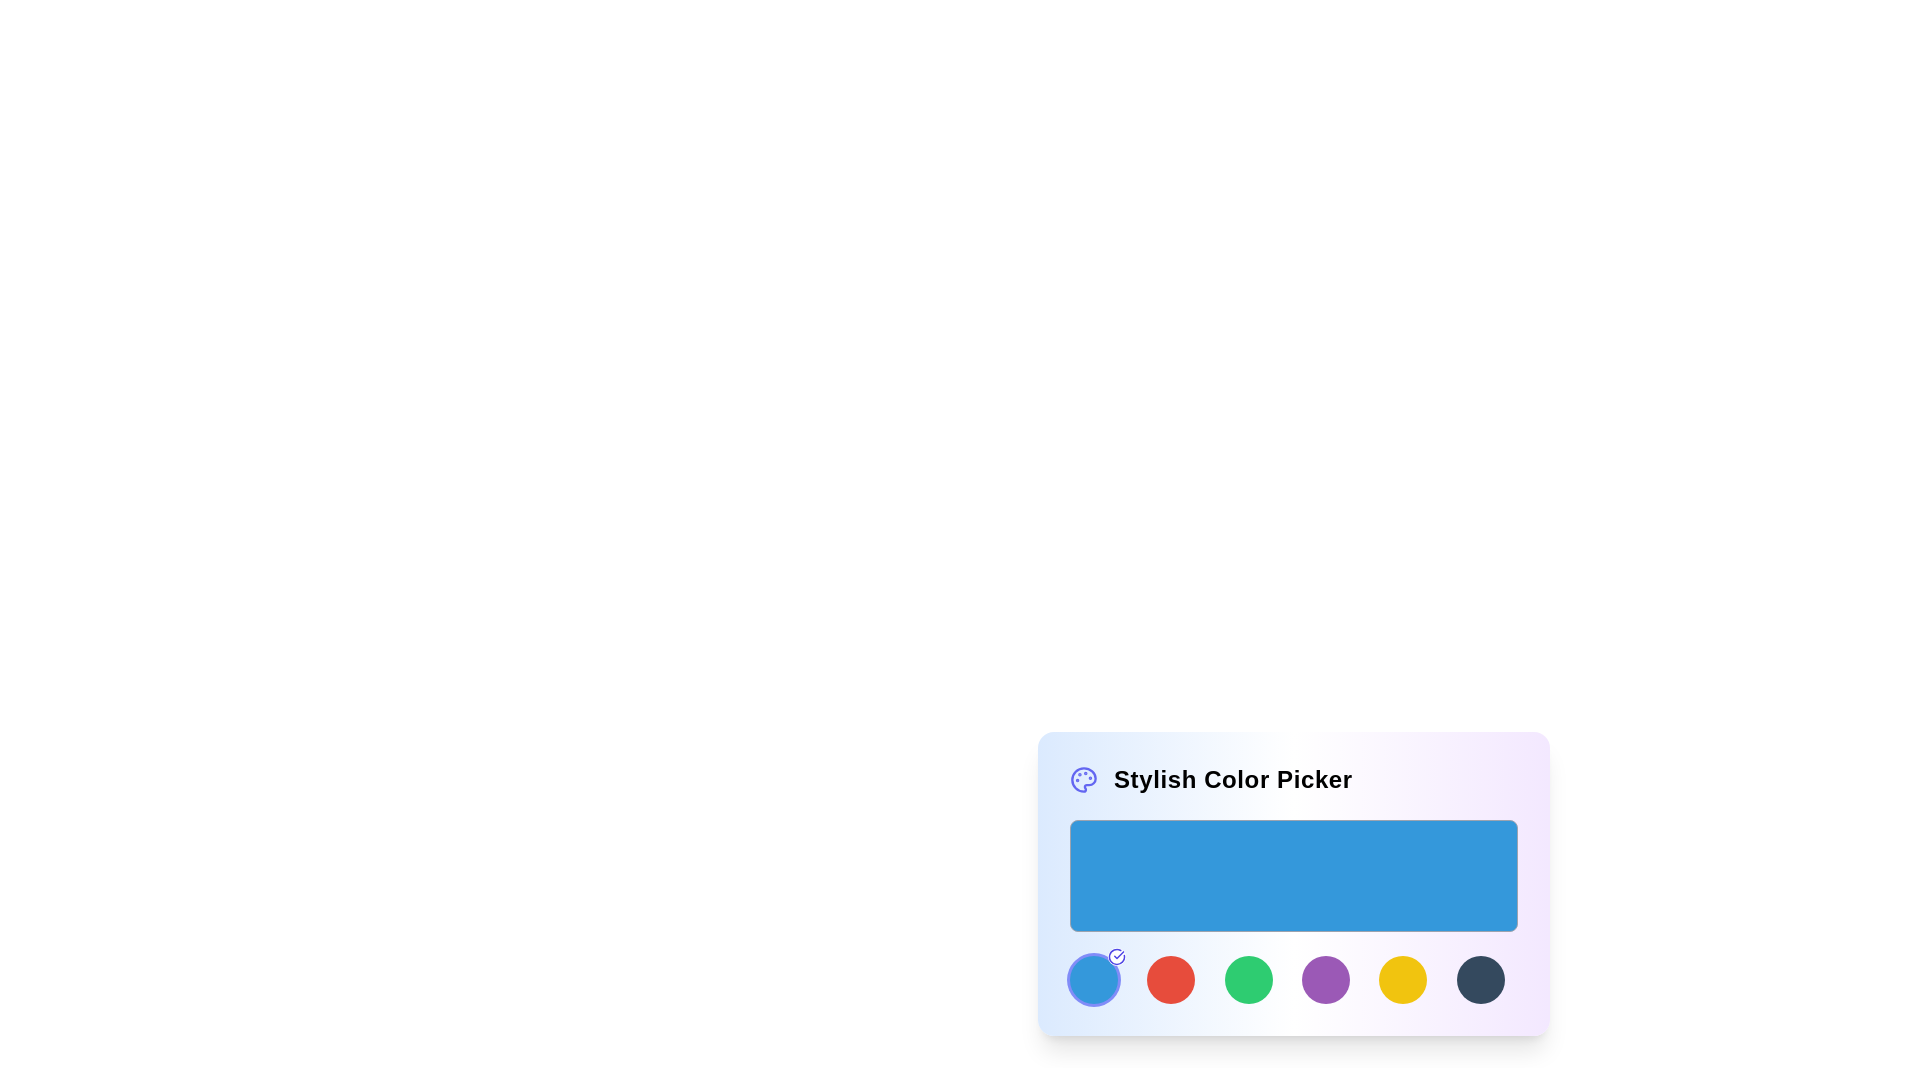  Describe the element at coordinates (1093, 978) in the screenshot. I see `the blue circular button in the color picker interface` at that location.